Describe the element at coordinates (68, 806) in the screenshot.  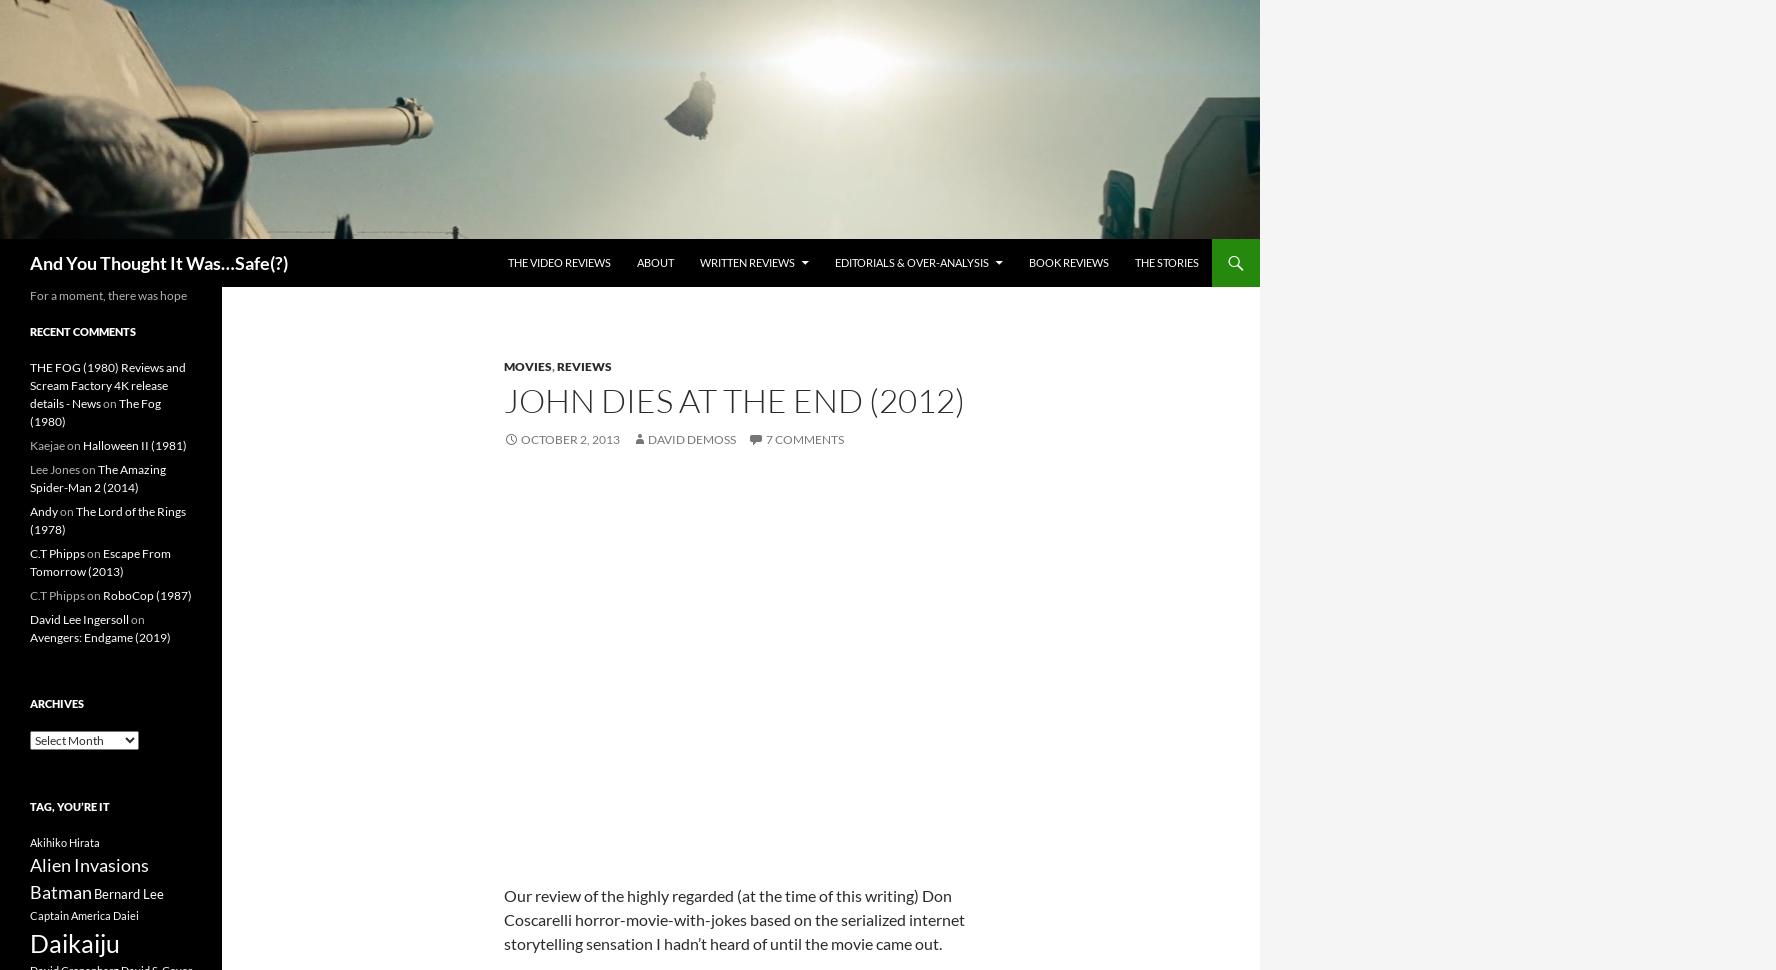
I see `'Tag, You’re It'` at that location.